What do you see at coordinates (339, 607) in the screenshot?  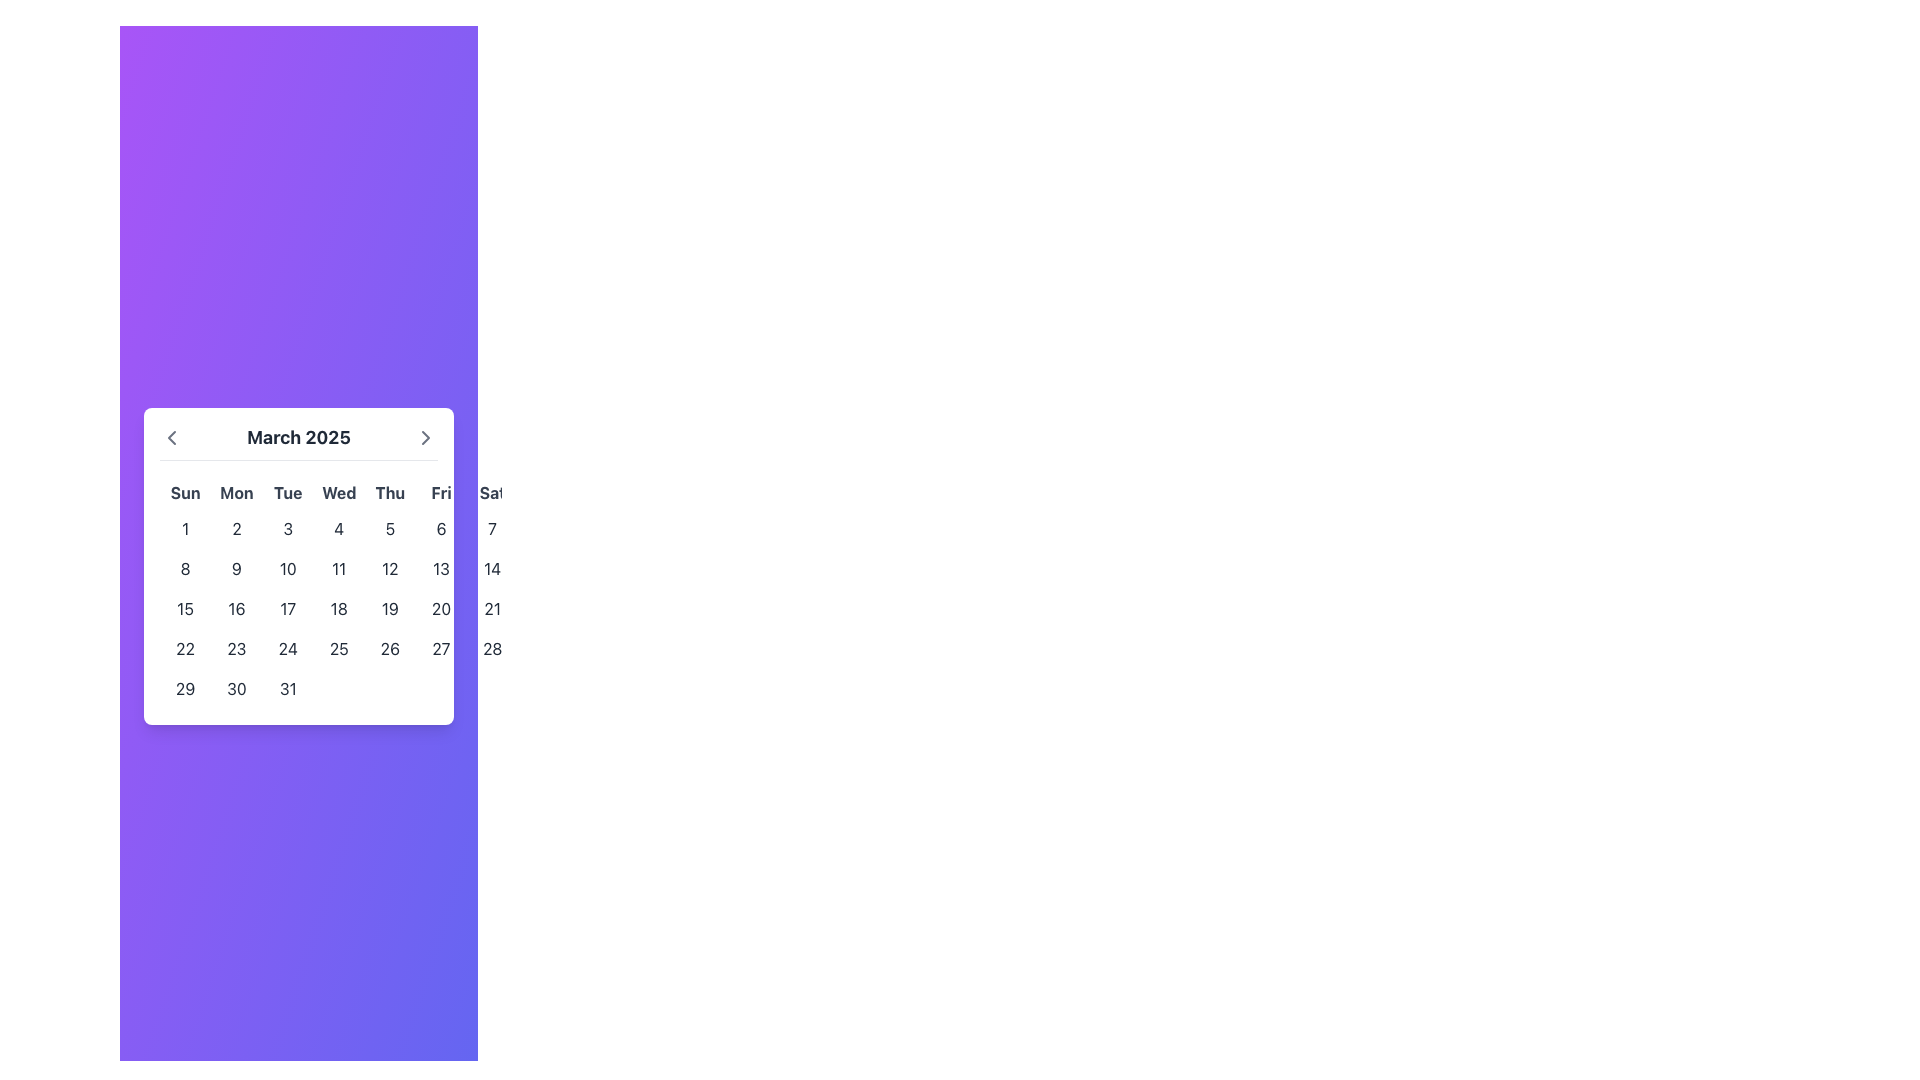 I see `the text element displaying the number '18', styled in gray on a white background, which is the fourth element` at bounding box center [339, 607].